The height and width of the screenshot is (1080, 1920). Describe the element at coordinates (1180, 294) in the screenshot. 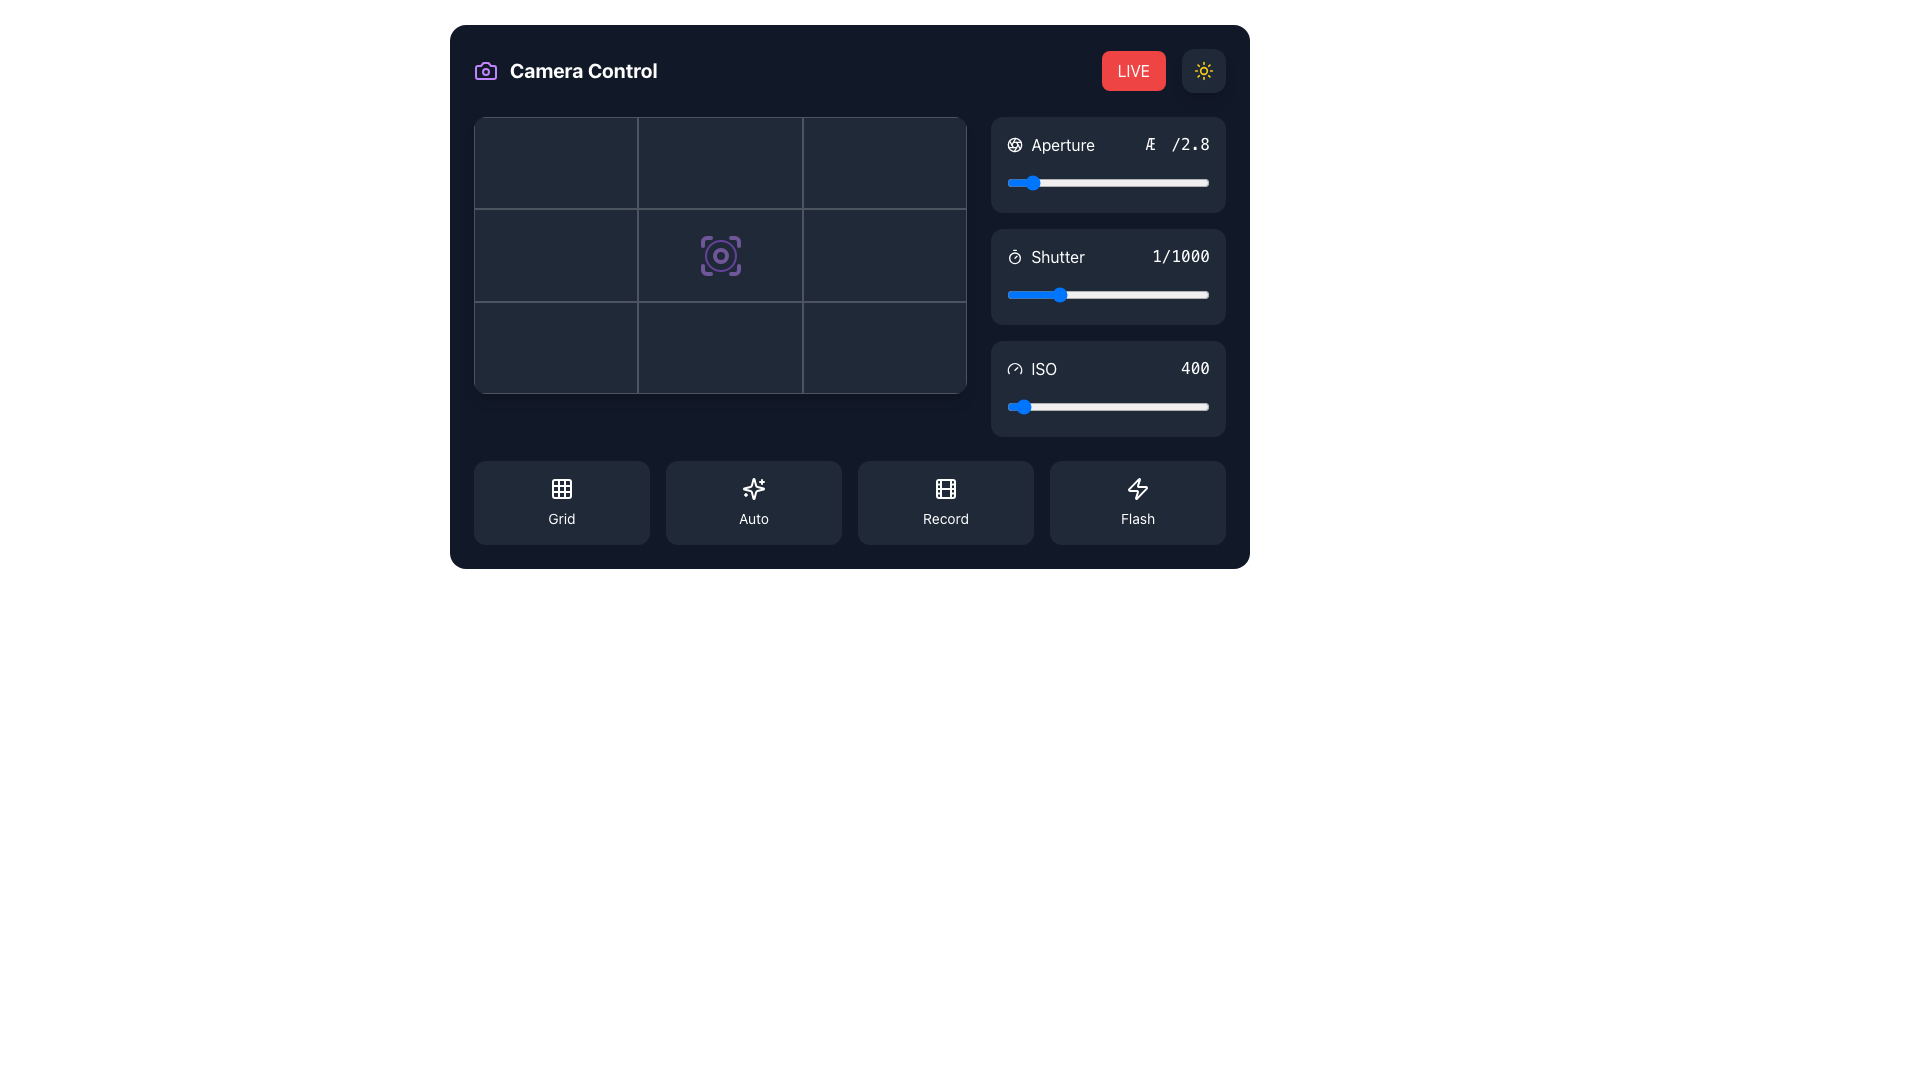

I see `the shutter speed value` at that location.